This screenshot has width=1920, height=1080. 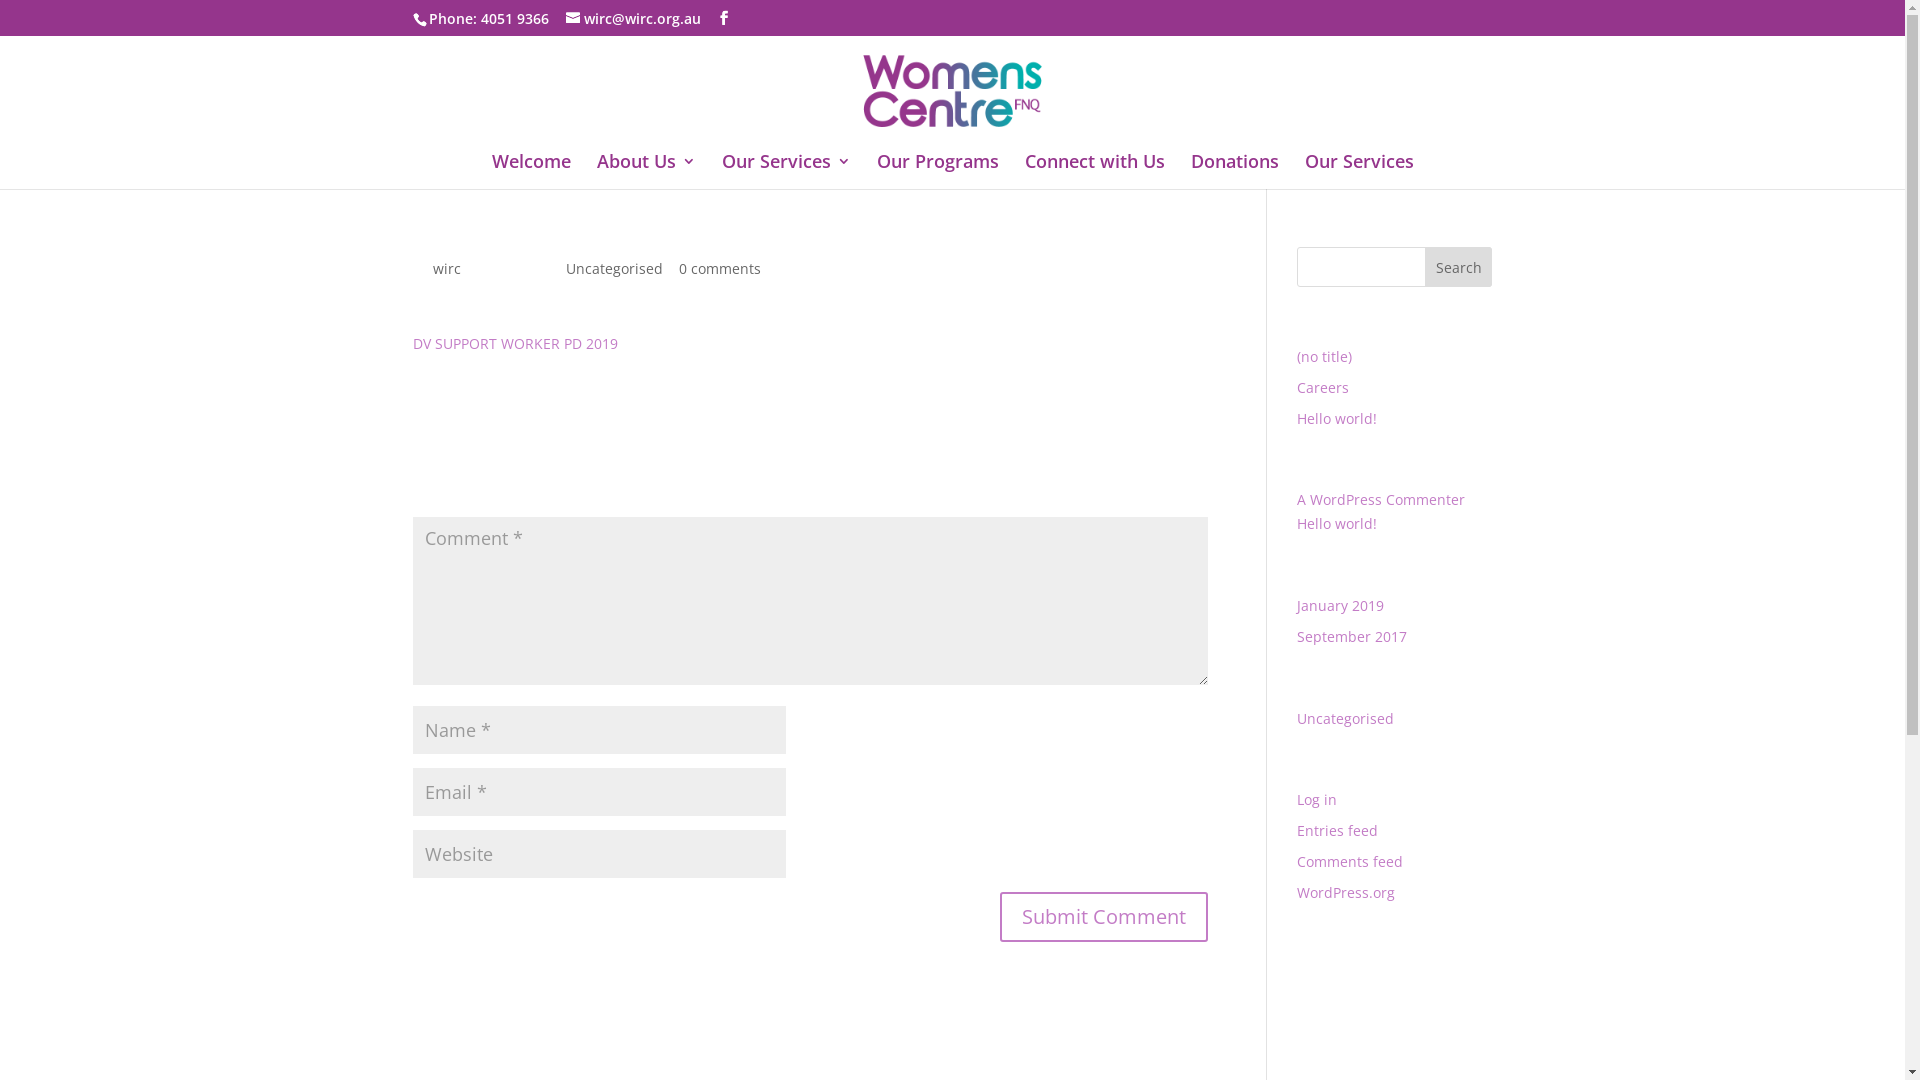 What do you see at coordinates (1337, 830) in the screenshot?
I see `'Entries feed'` at bounding box center [1337, 830].